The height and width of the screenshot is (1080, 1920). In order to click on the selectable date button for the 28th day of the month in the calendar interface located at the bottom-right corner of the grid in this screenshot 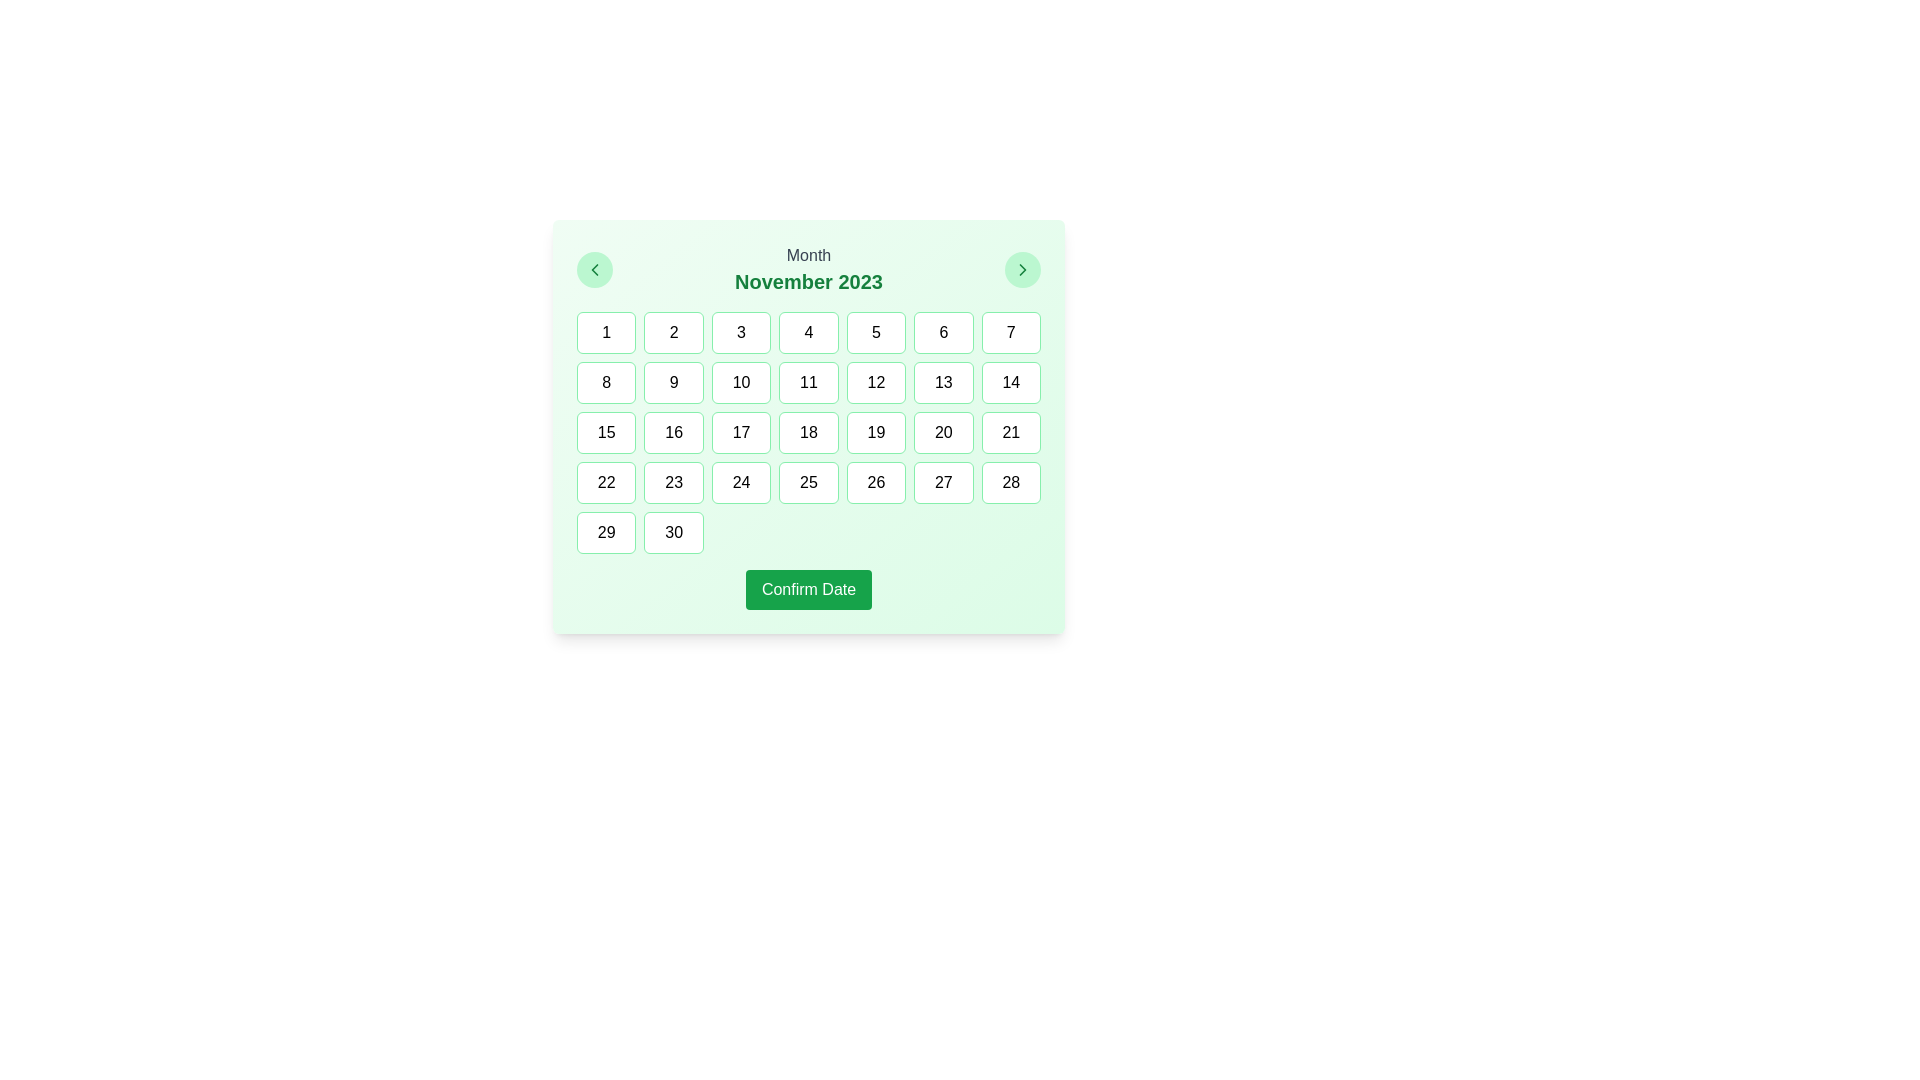, I will do `click(1011, 482)`.